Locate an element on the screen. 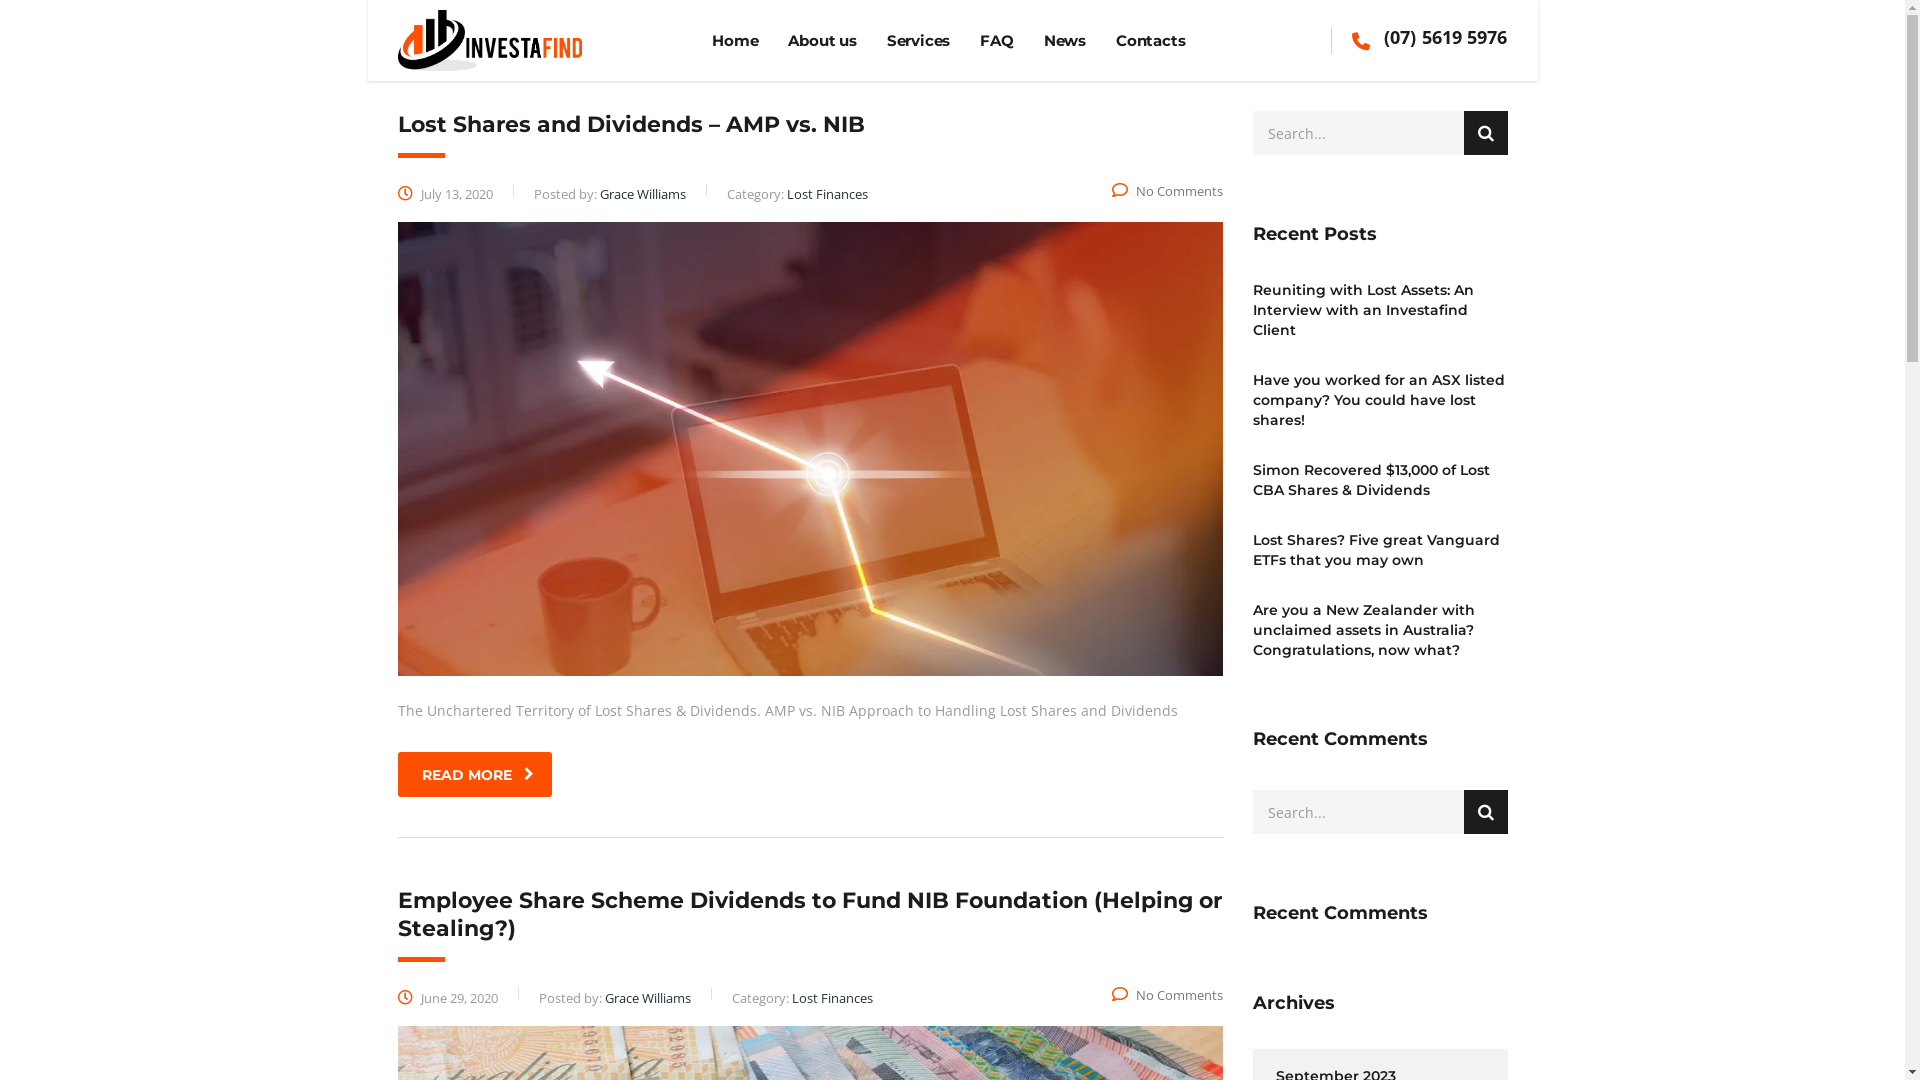 The width and height of the screenshot is (1920, 1080). 'Home' is located at coordinates (733, 41).